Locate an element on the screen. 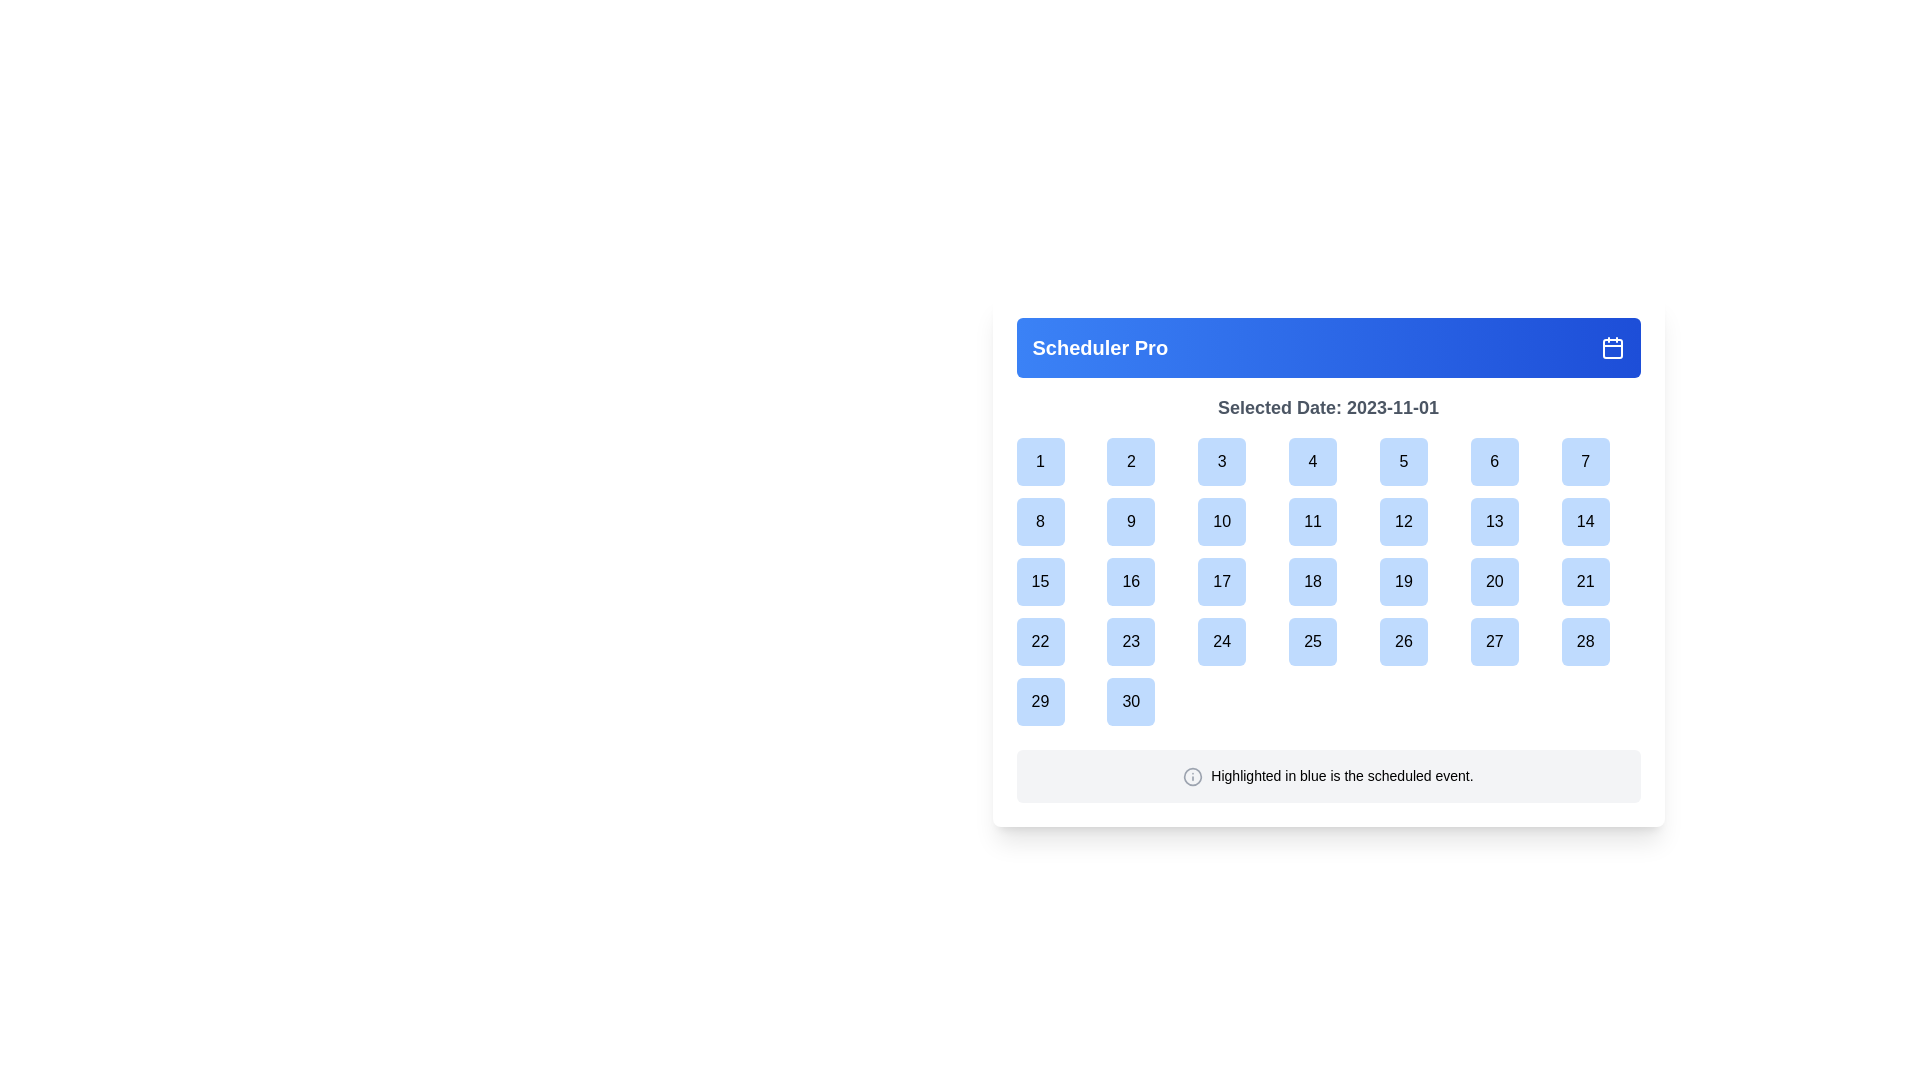 Image resolution: width=1920 pixels, height=1080 pixels. the blue square button with rounded corners containing the number '2' is located at coordinates (1146, 462).